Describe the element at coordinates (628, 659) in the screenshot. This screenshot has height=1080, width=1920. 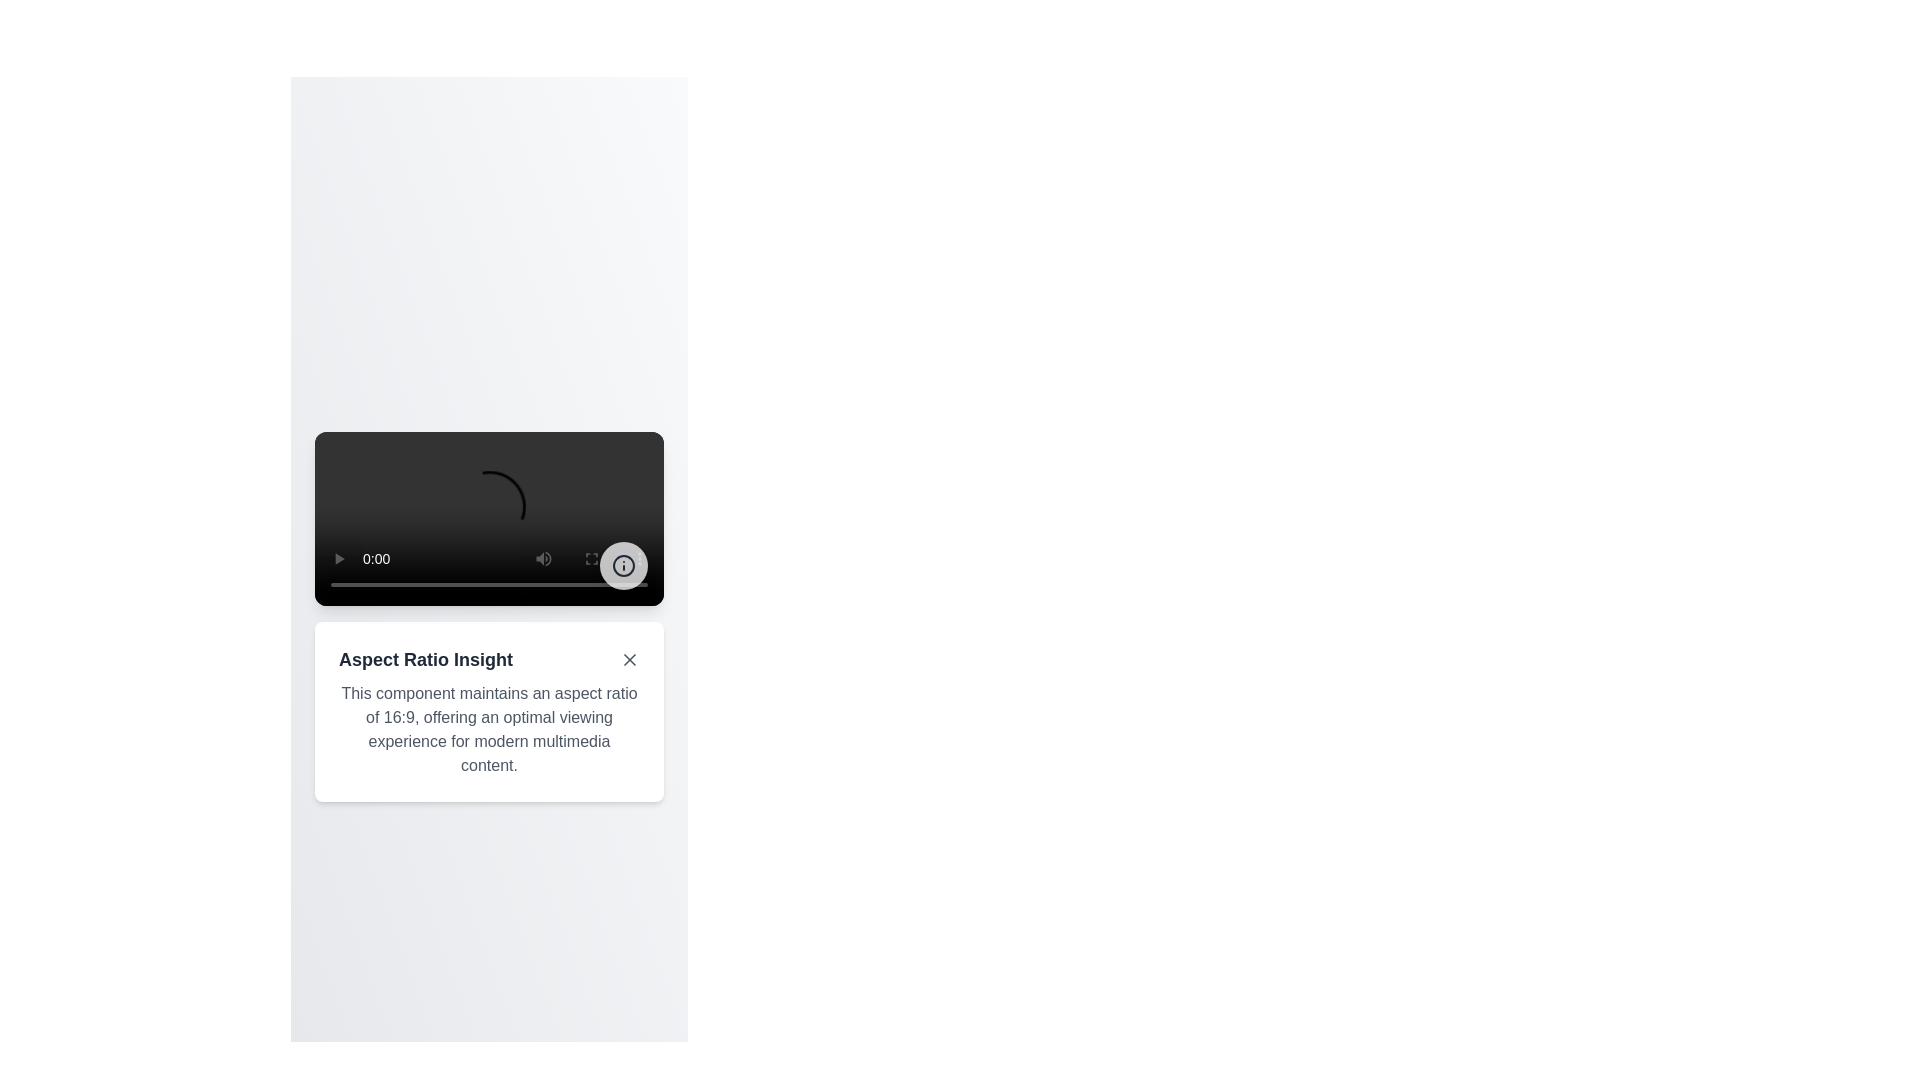
I see `the Close button, represented by an 'X' icon located in the top-right corner of the description card, to trigger visual feedback` at that location.